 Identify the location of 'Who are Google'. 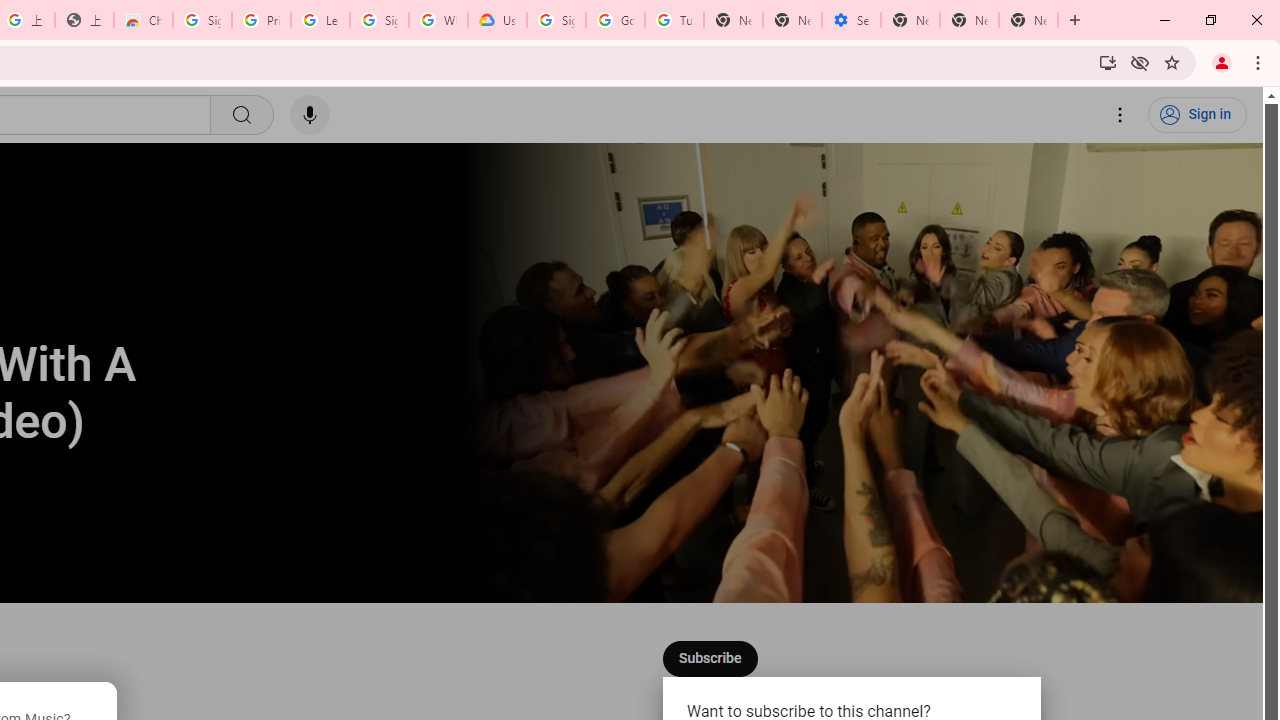
(437, 20).